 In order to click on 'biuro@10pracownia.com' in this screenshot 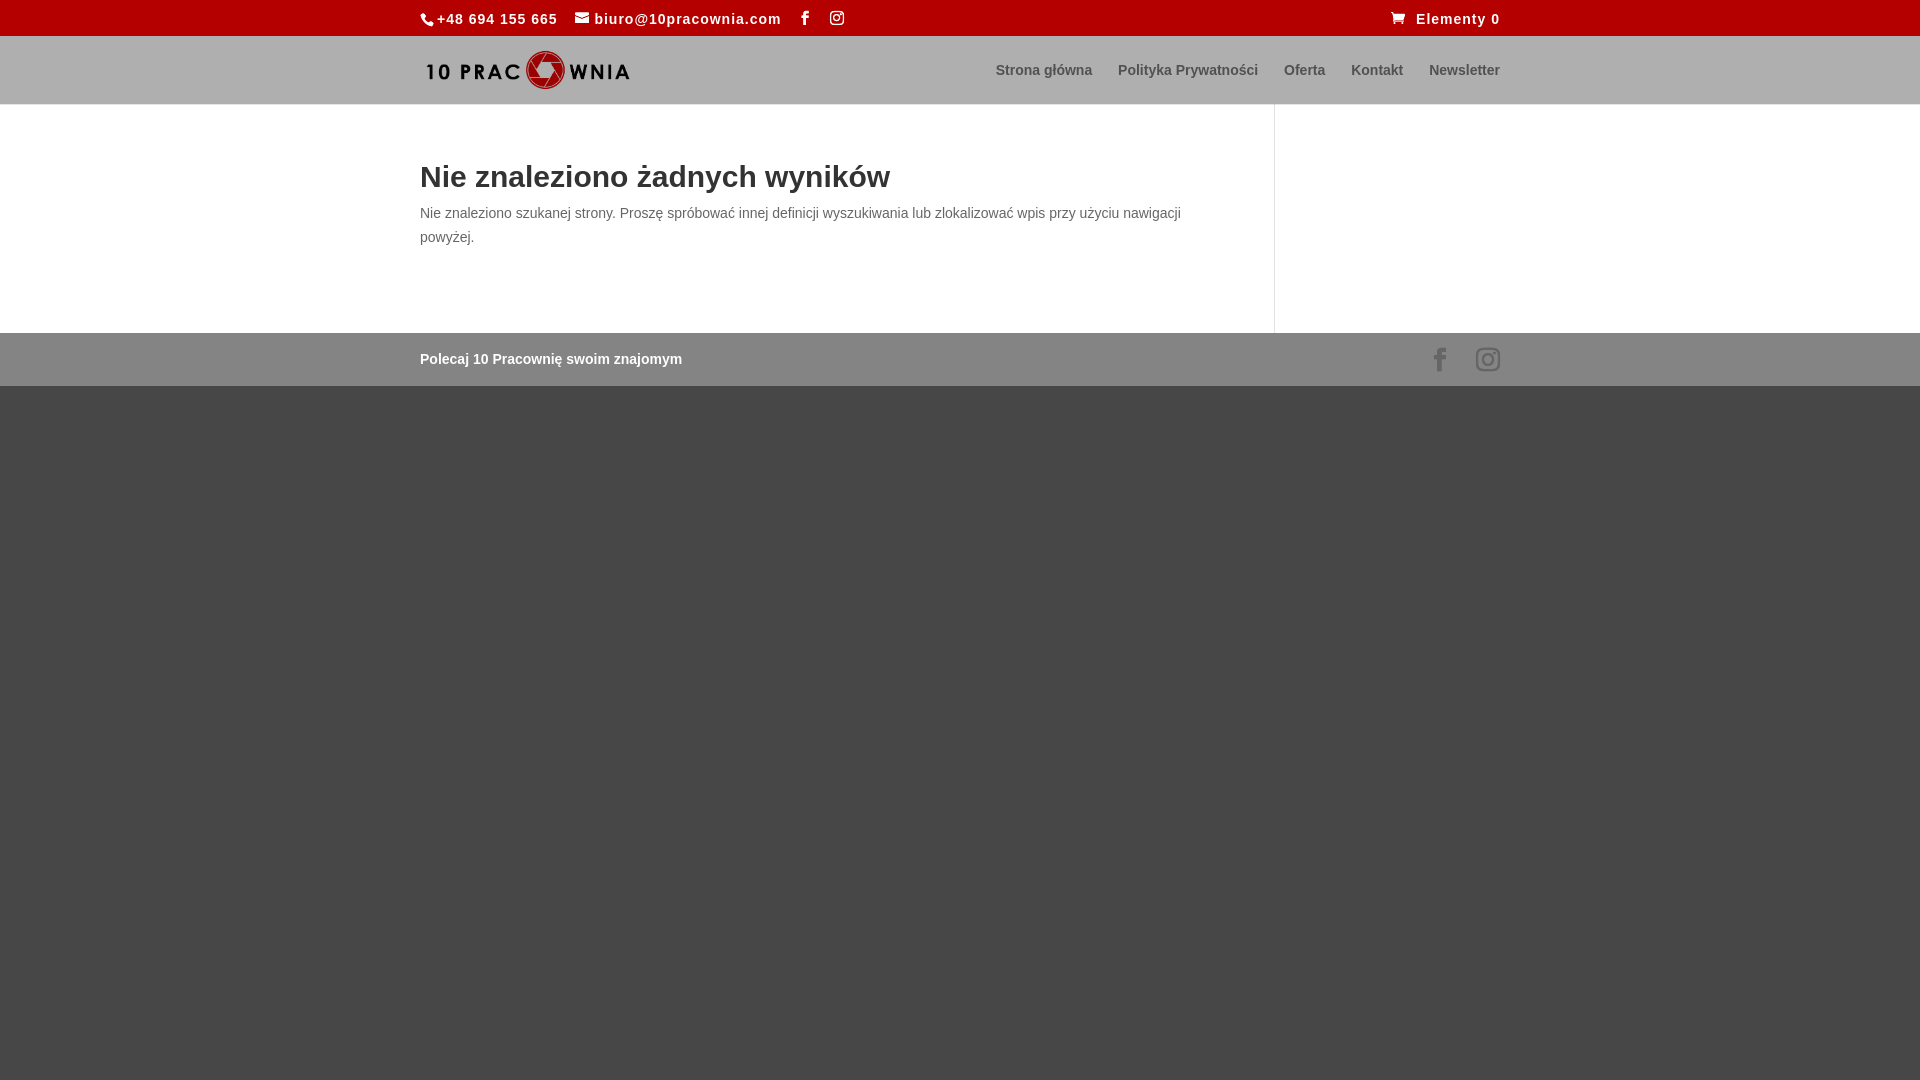, I will do `click(677, 18)`.